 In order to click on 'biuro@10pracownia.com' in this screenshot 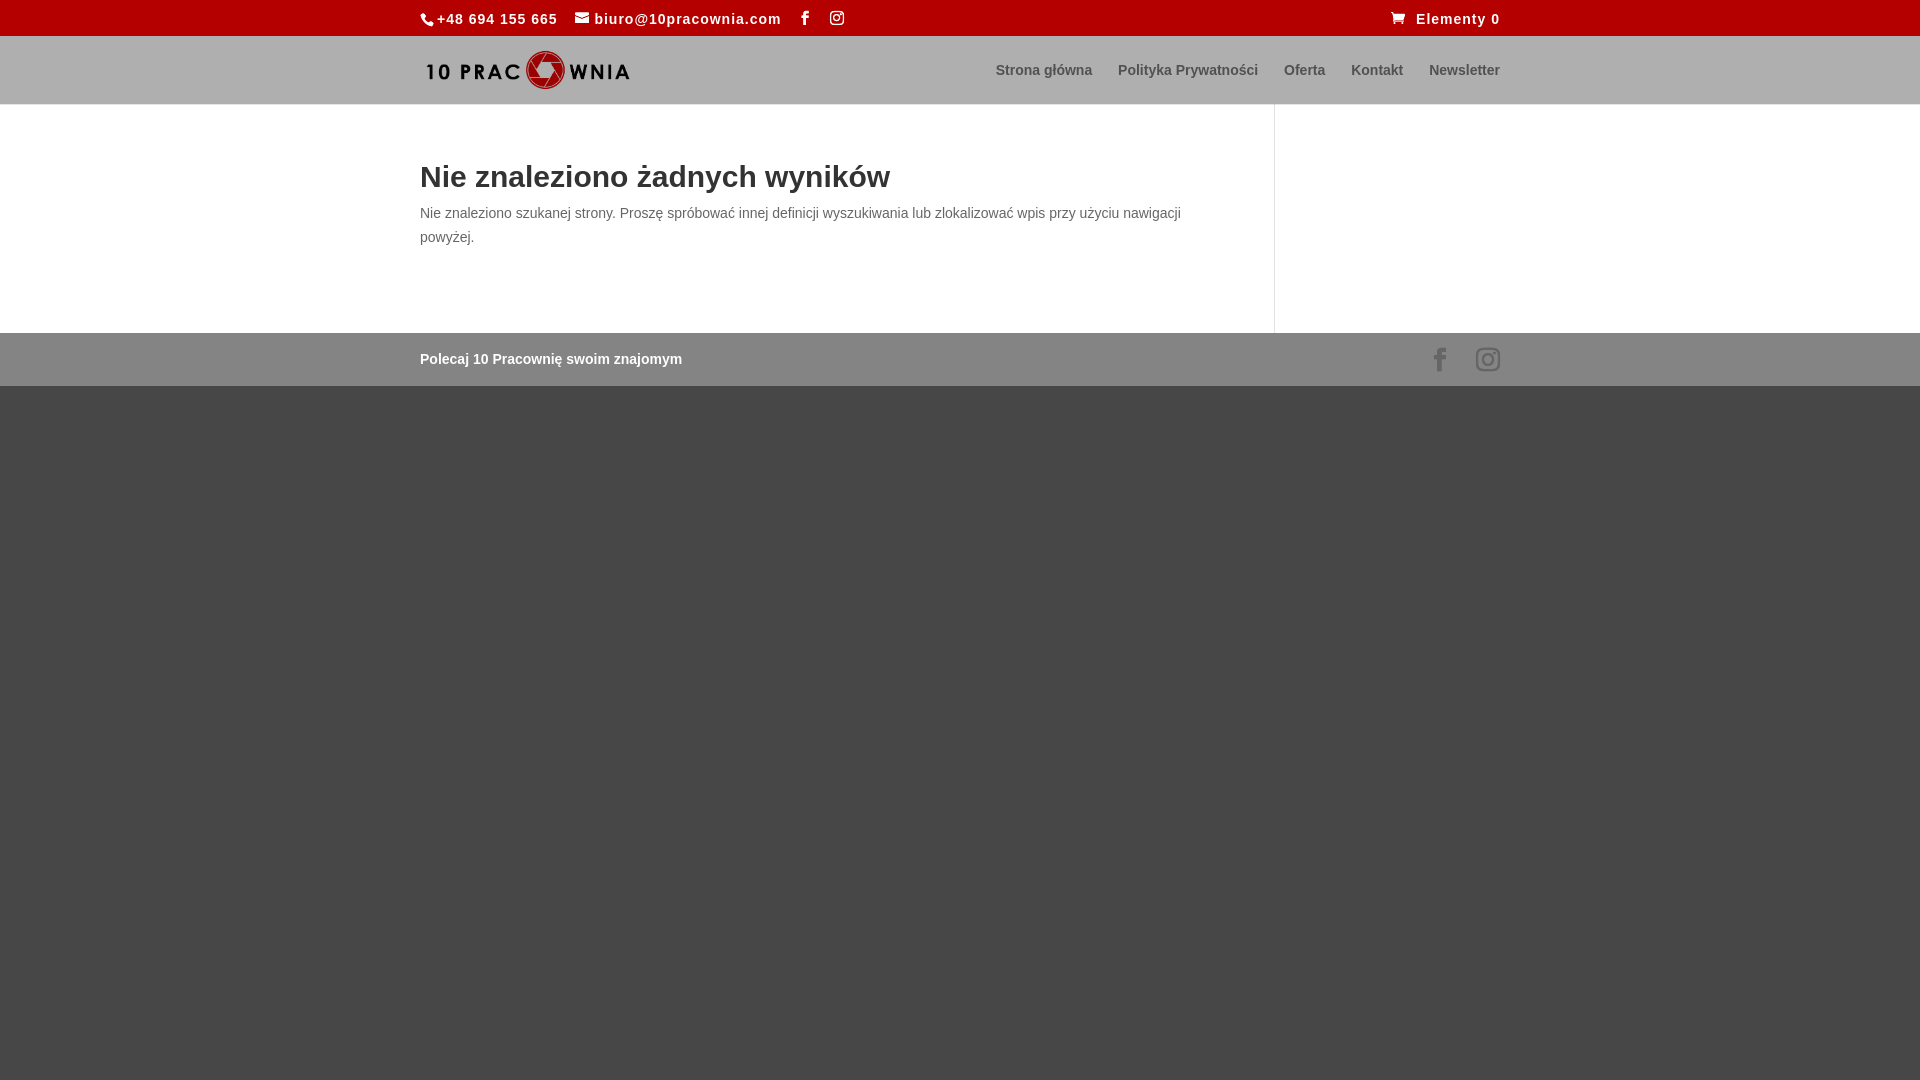, I will do `click(677, 18)`.